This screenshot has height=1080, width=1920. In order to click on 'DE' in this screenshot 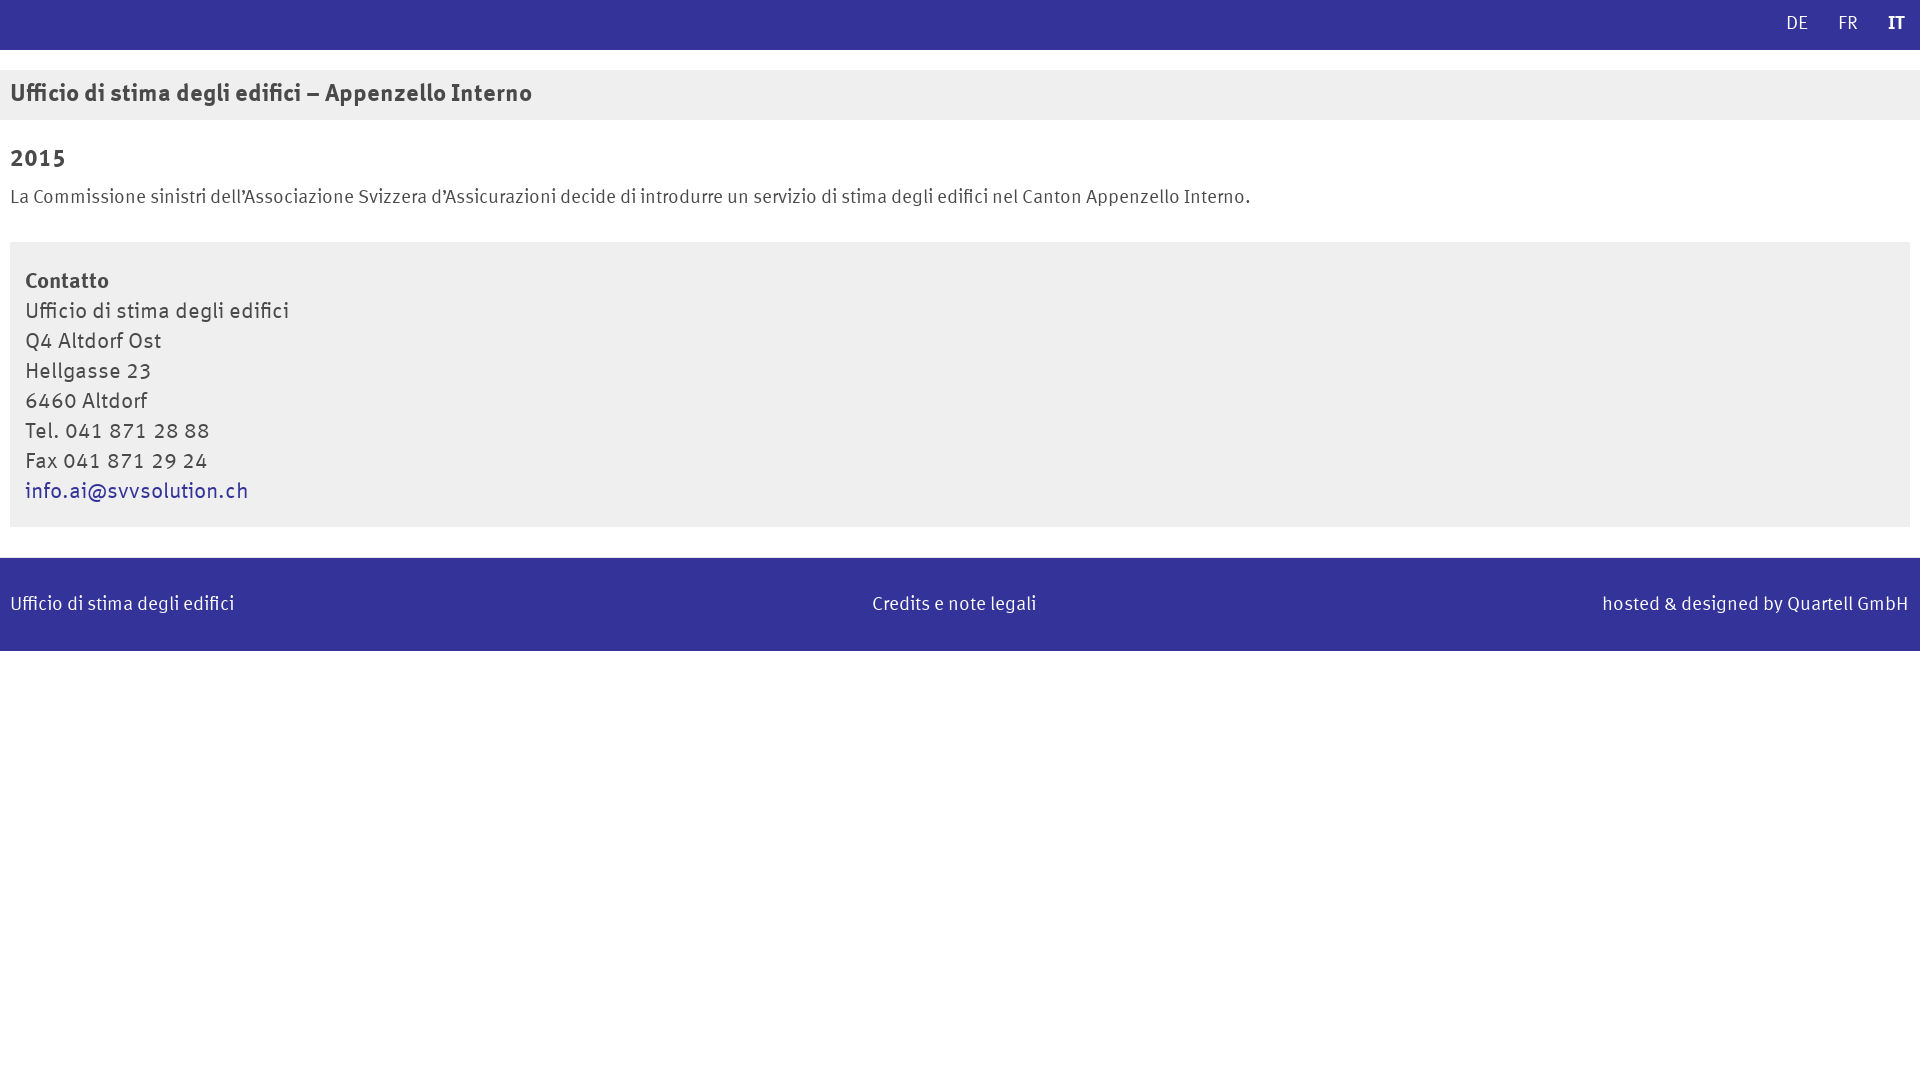, I will do `click(1796, 24)`.